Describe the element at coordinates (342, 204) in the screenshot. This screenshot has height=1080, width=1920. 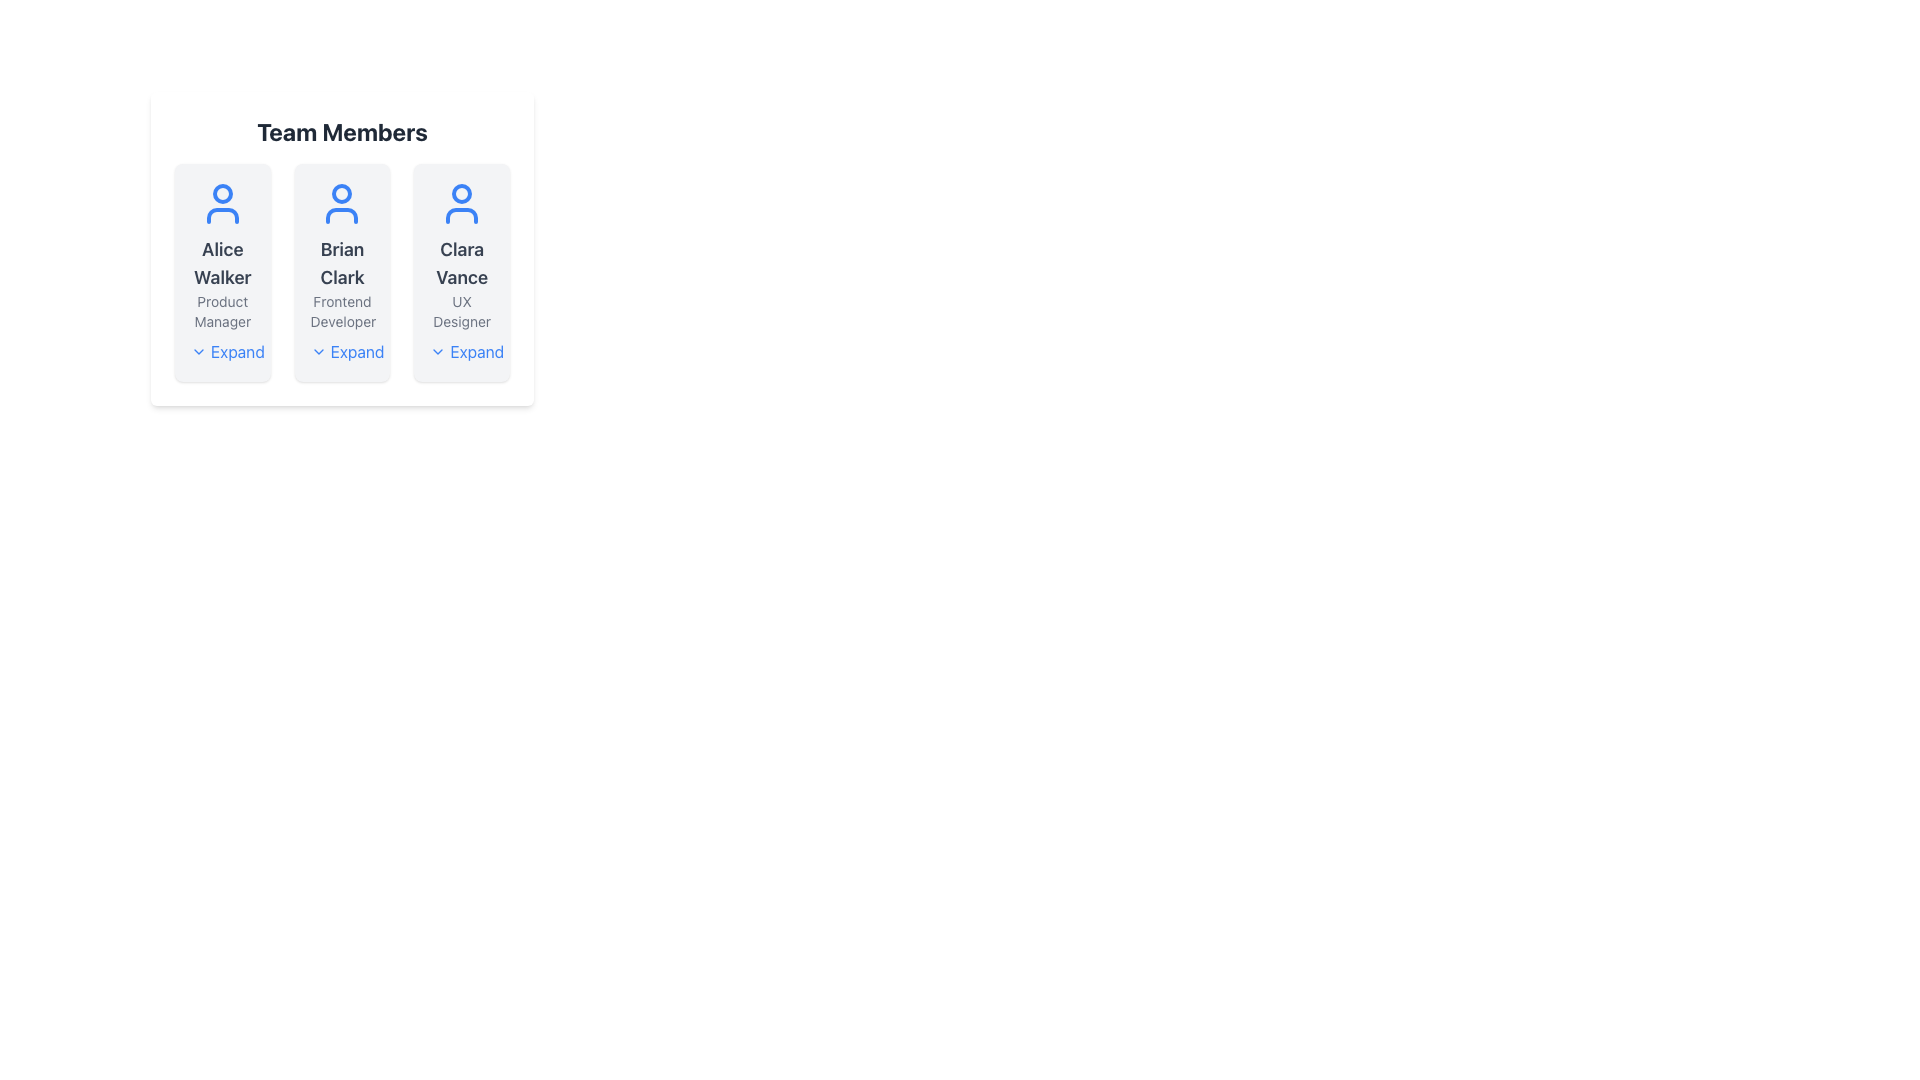
I see `the blue icon representing Brian Clark's profile, which is centrally located within his profile card in the team members section` at that location.